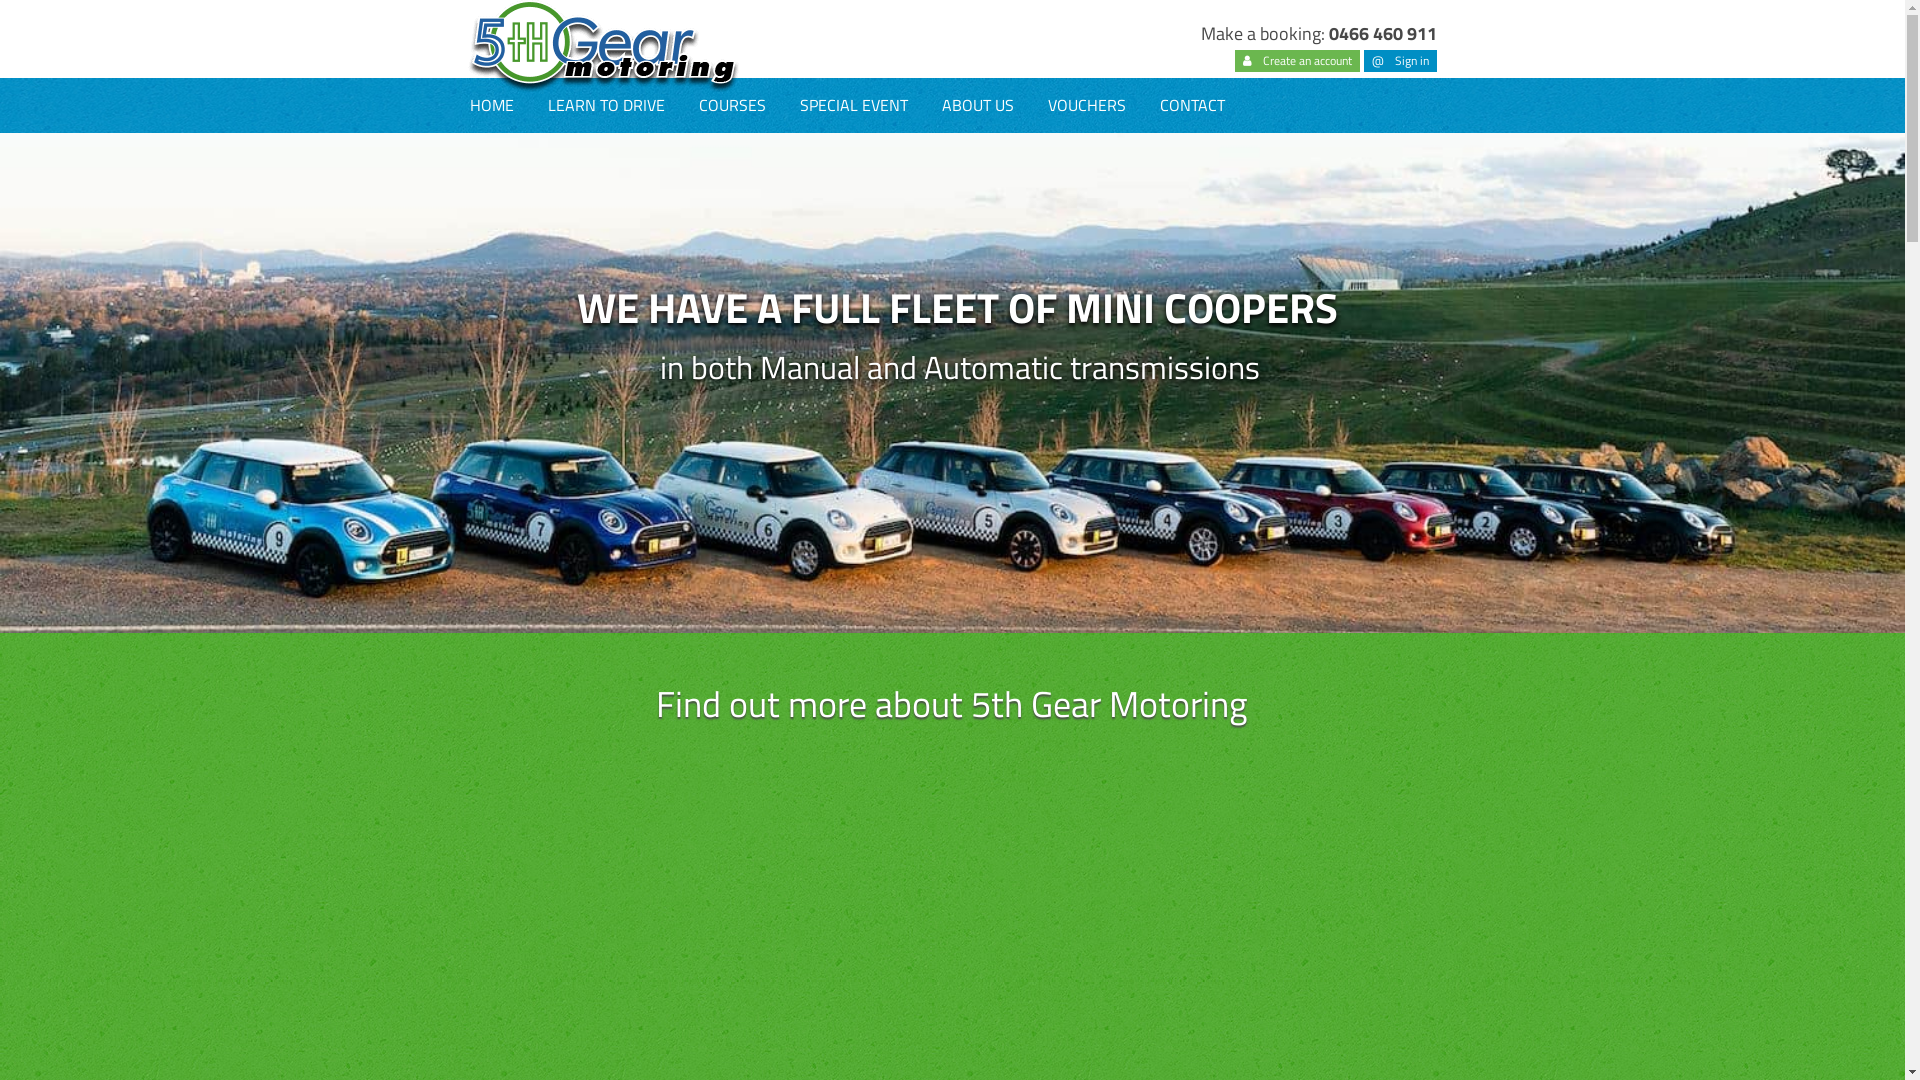 Image resolution: width=1920 pixels, height=1080 pixels. I want to click on 'SKIDPAN TRAINING', so click(731, 215).